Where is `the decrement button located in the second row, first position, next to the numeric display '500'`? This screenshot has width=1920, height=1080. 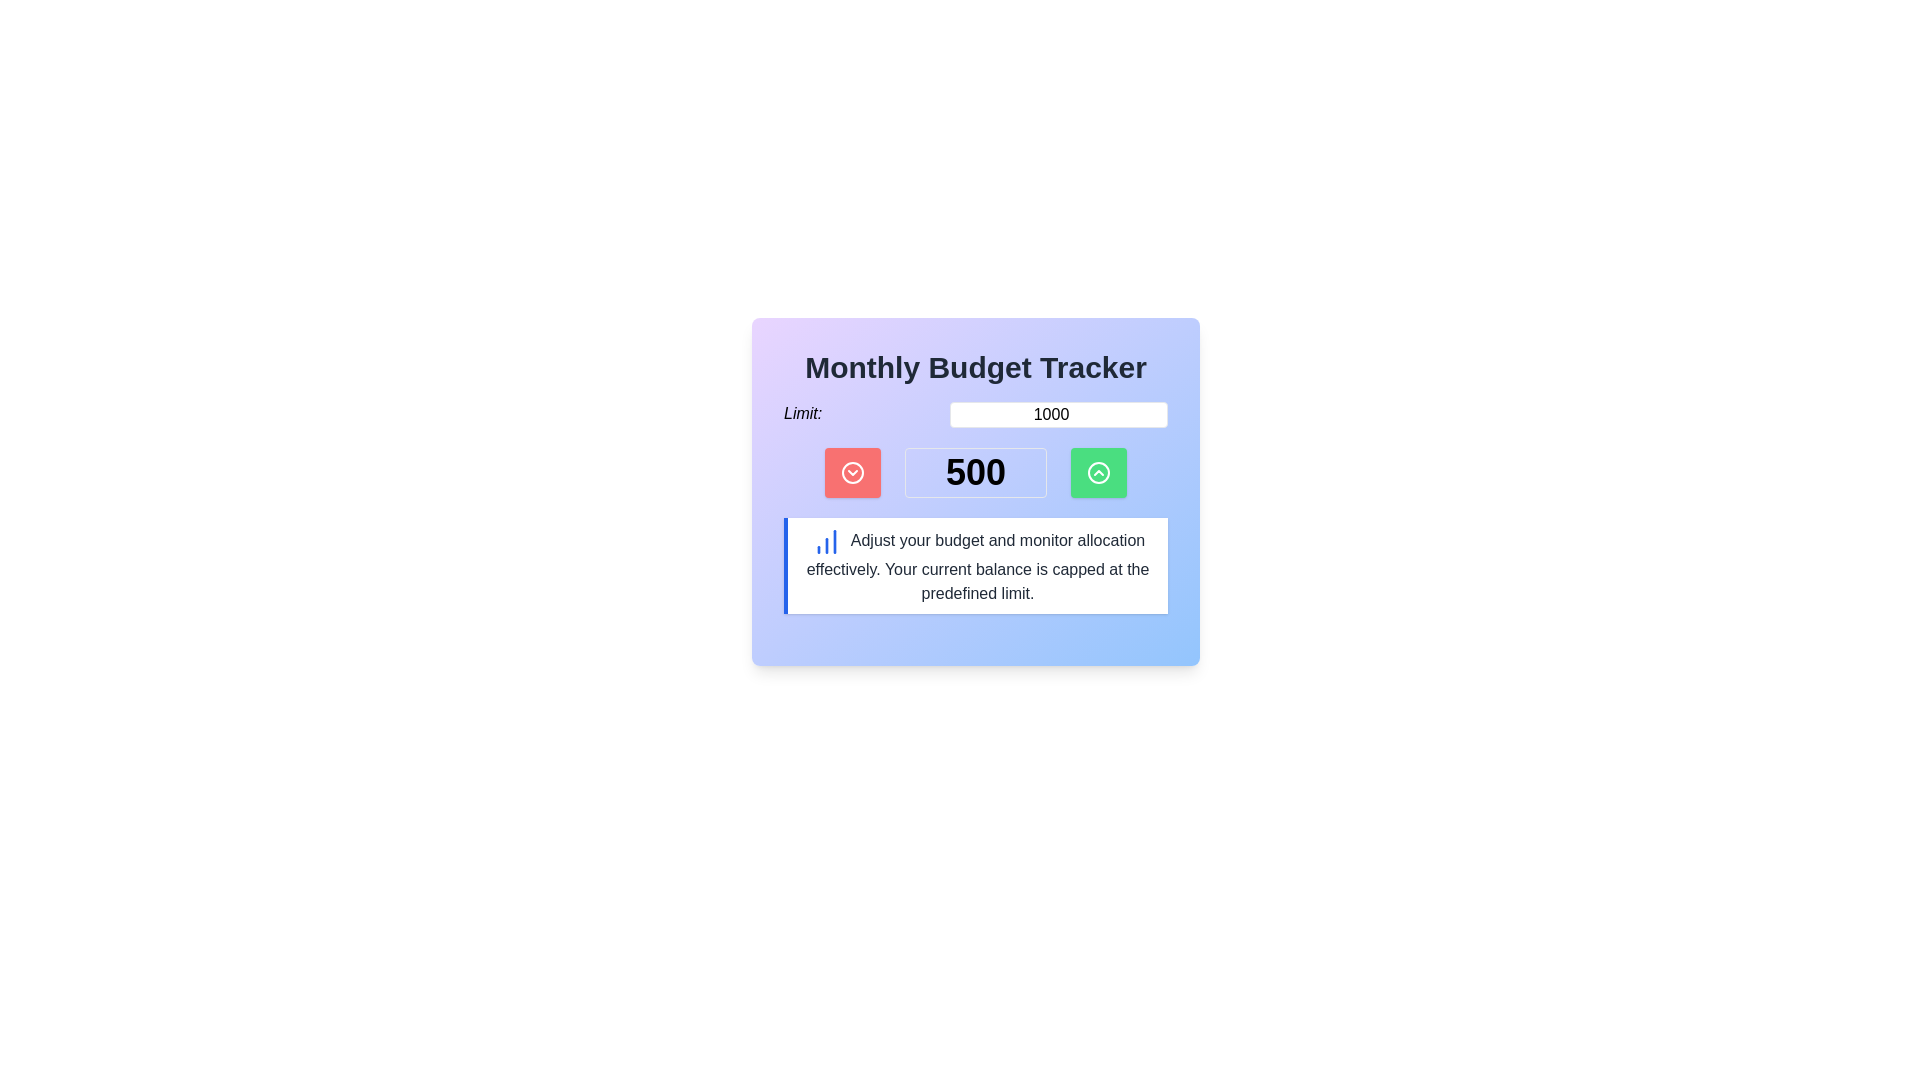
the decrement button located in the second row, first position, next to the numeric display '500' is located at coordinates (852, 473).